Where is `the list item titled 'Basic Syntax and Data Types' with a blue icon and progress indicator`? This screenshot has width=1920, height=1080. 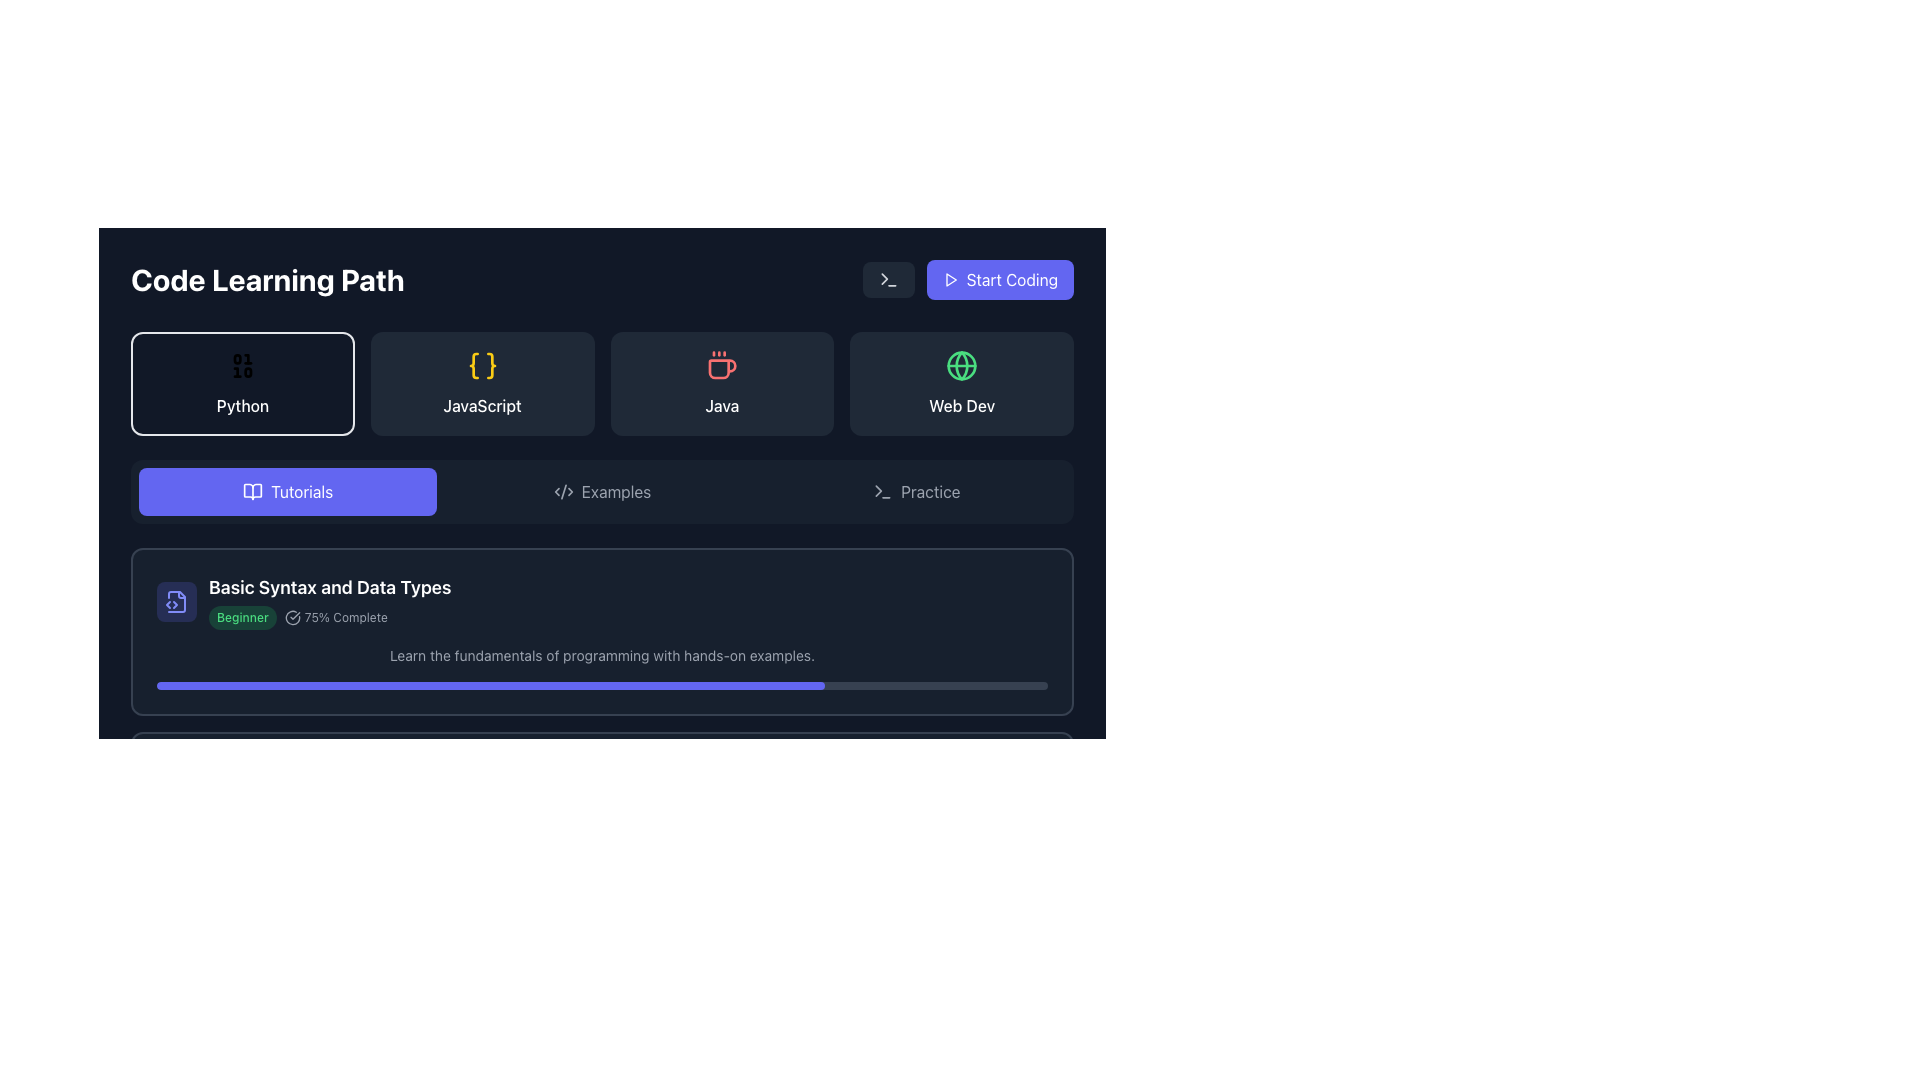
the list item titled 'Basic Syntax and Data Types' with a blue icon and progress indicator is located at coordinates (302, 600).